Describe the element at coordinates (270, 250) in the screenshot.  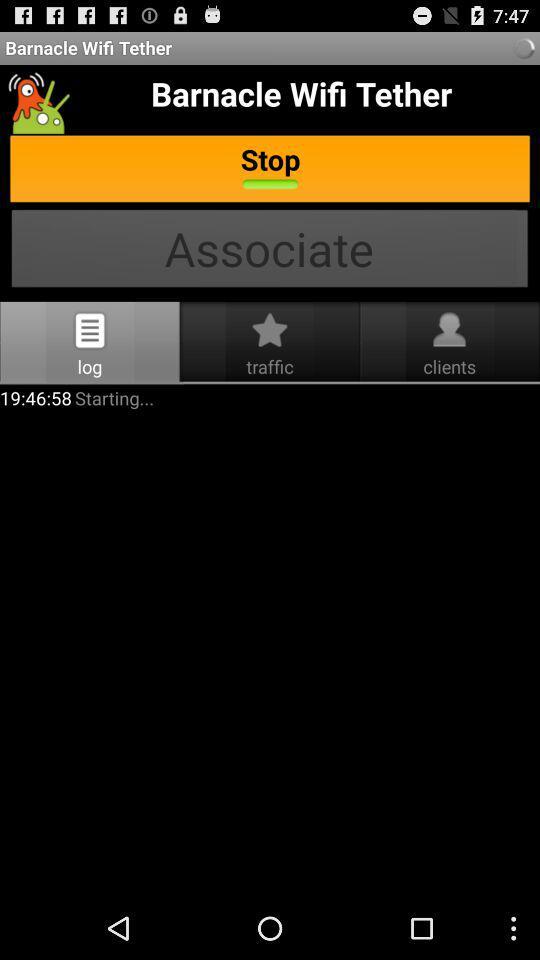
I see `associate` at that location.